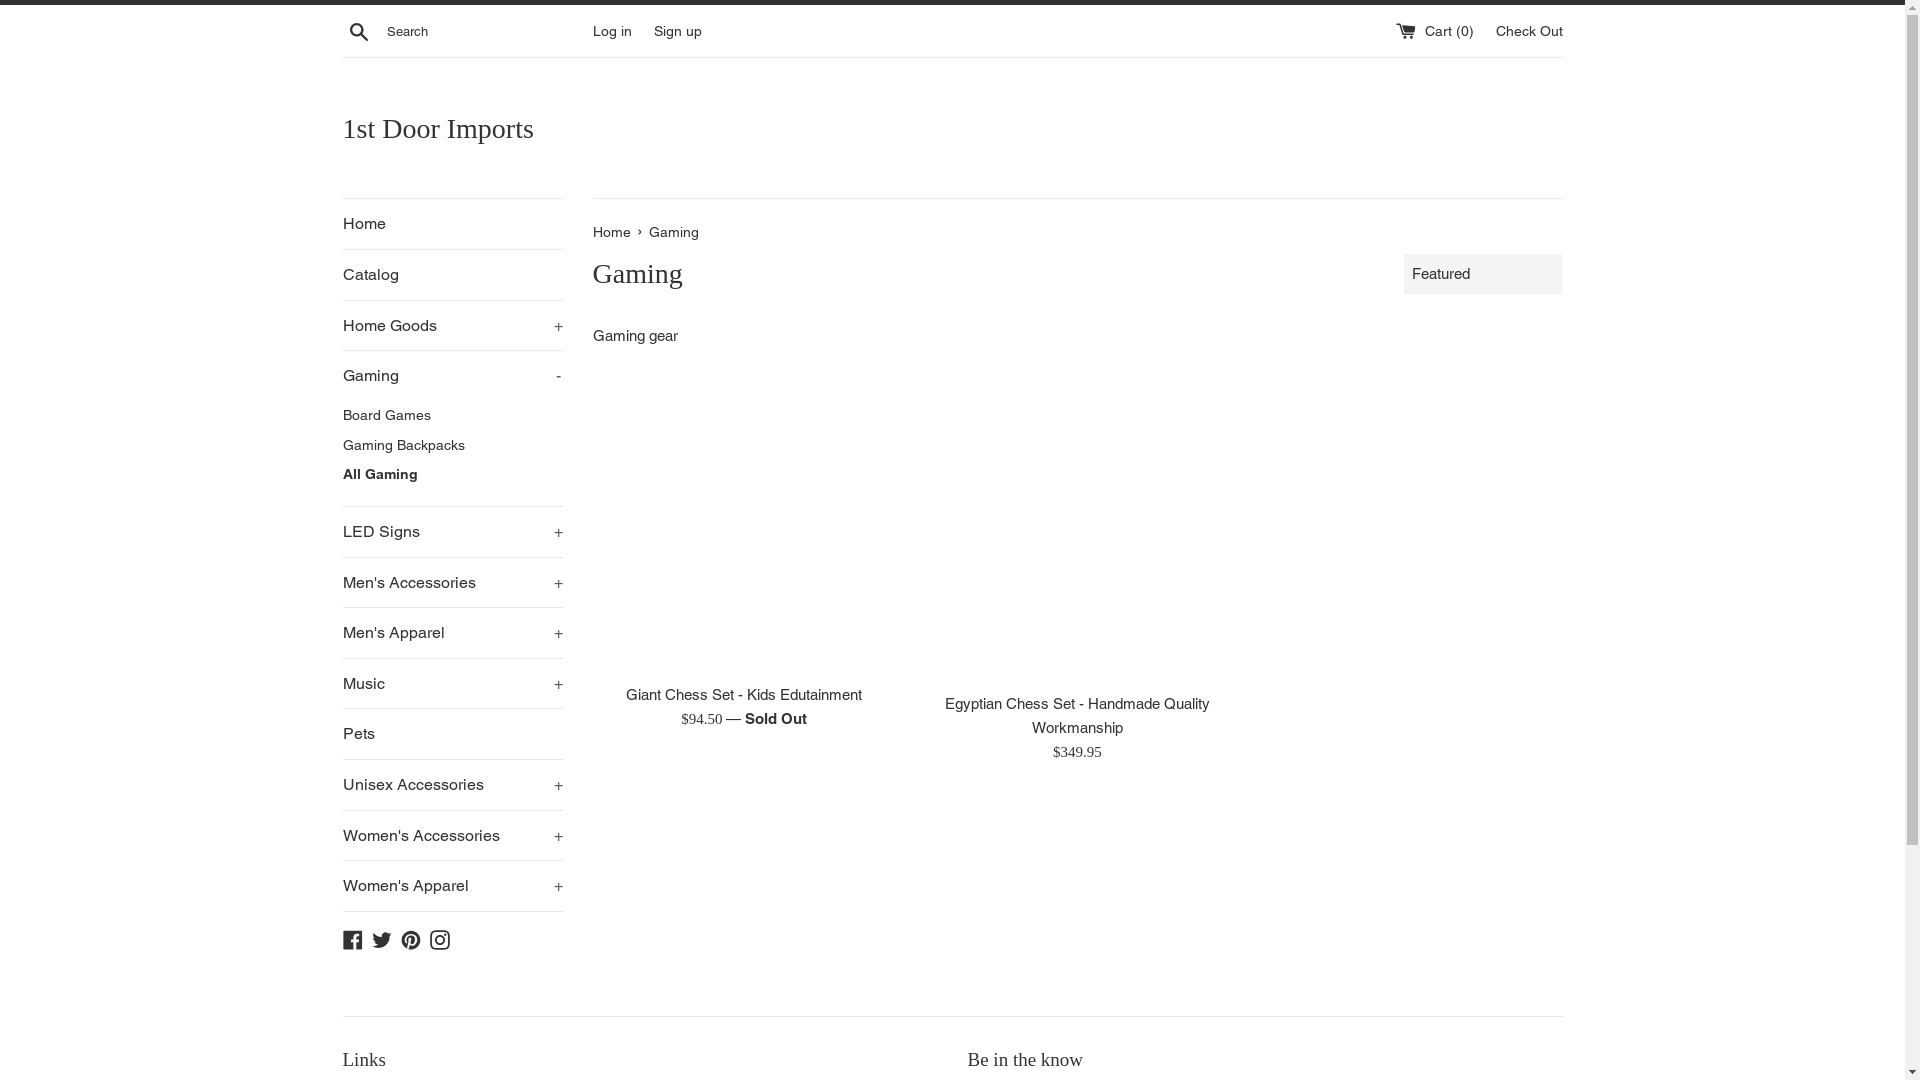 Image resolution: width=1920 pixels, height=1080 pixels. Describe the element at coordinates (341, 784) in the screenshot. I see `'Unisex Accessories` at that location.